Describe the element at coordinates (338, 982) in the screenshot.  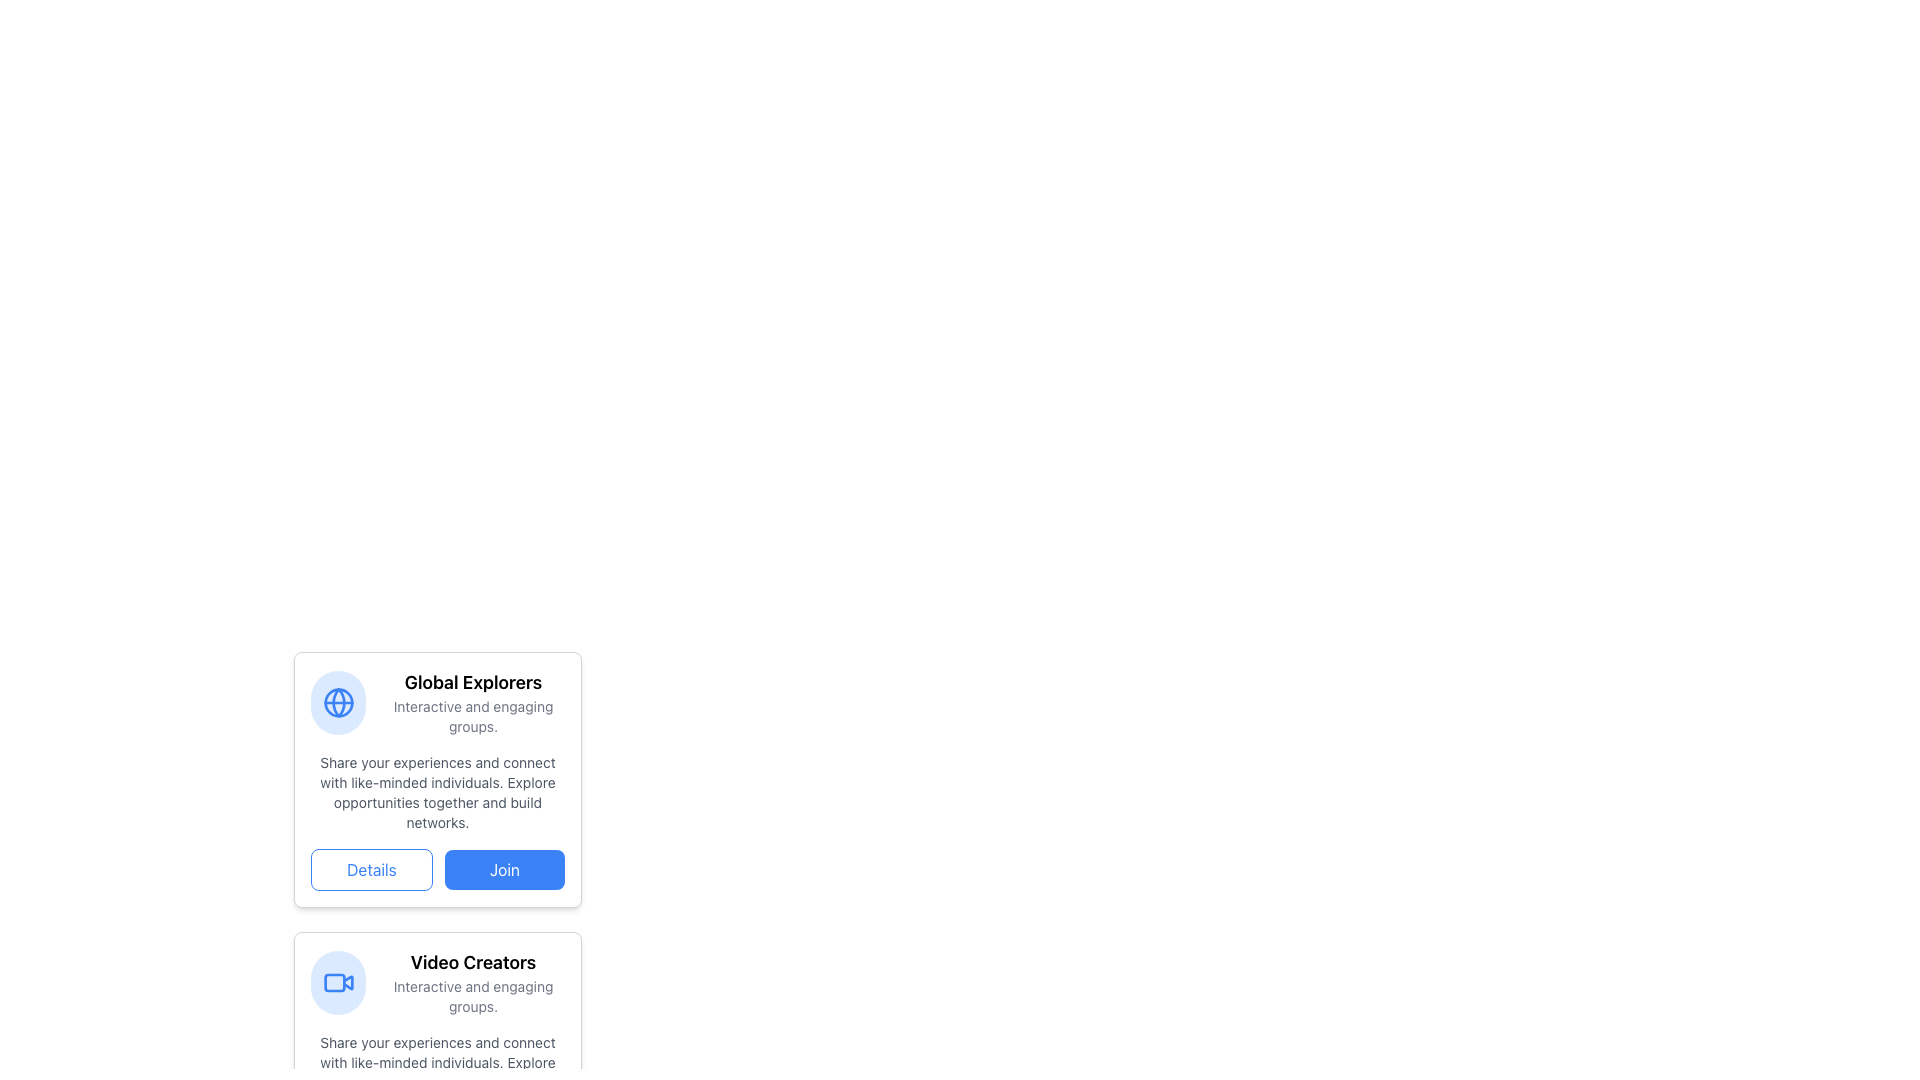
I see `the blue video camera icon, which is the central icon of the second card in the list, located below the 'Global Explorers' card and to the left of the 'Video Creators' text heading` at that location.